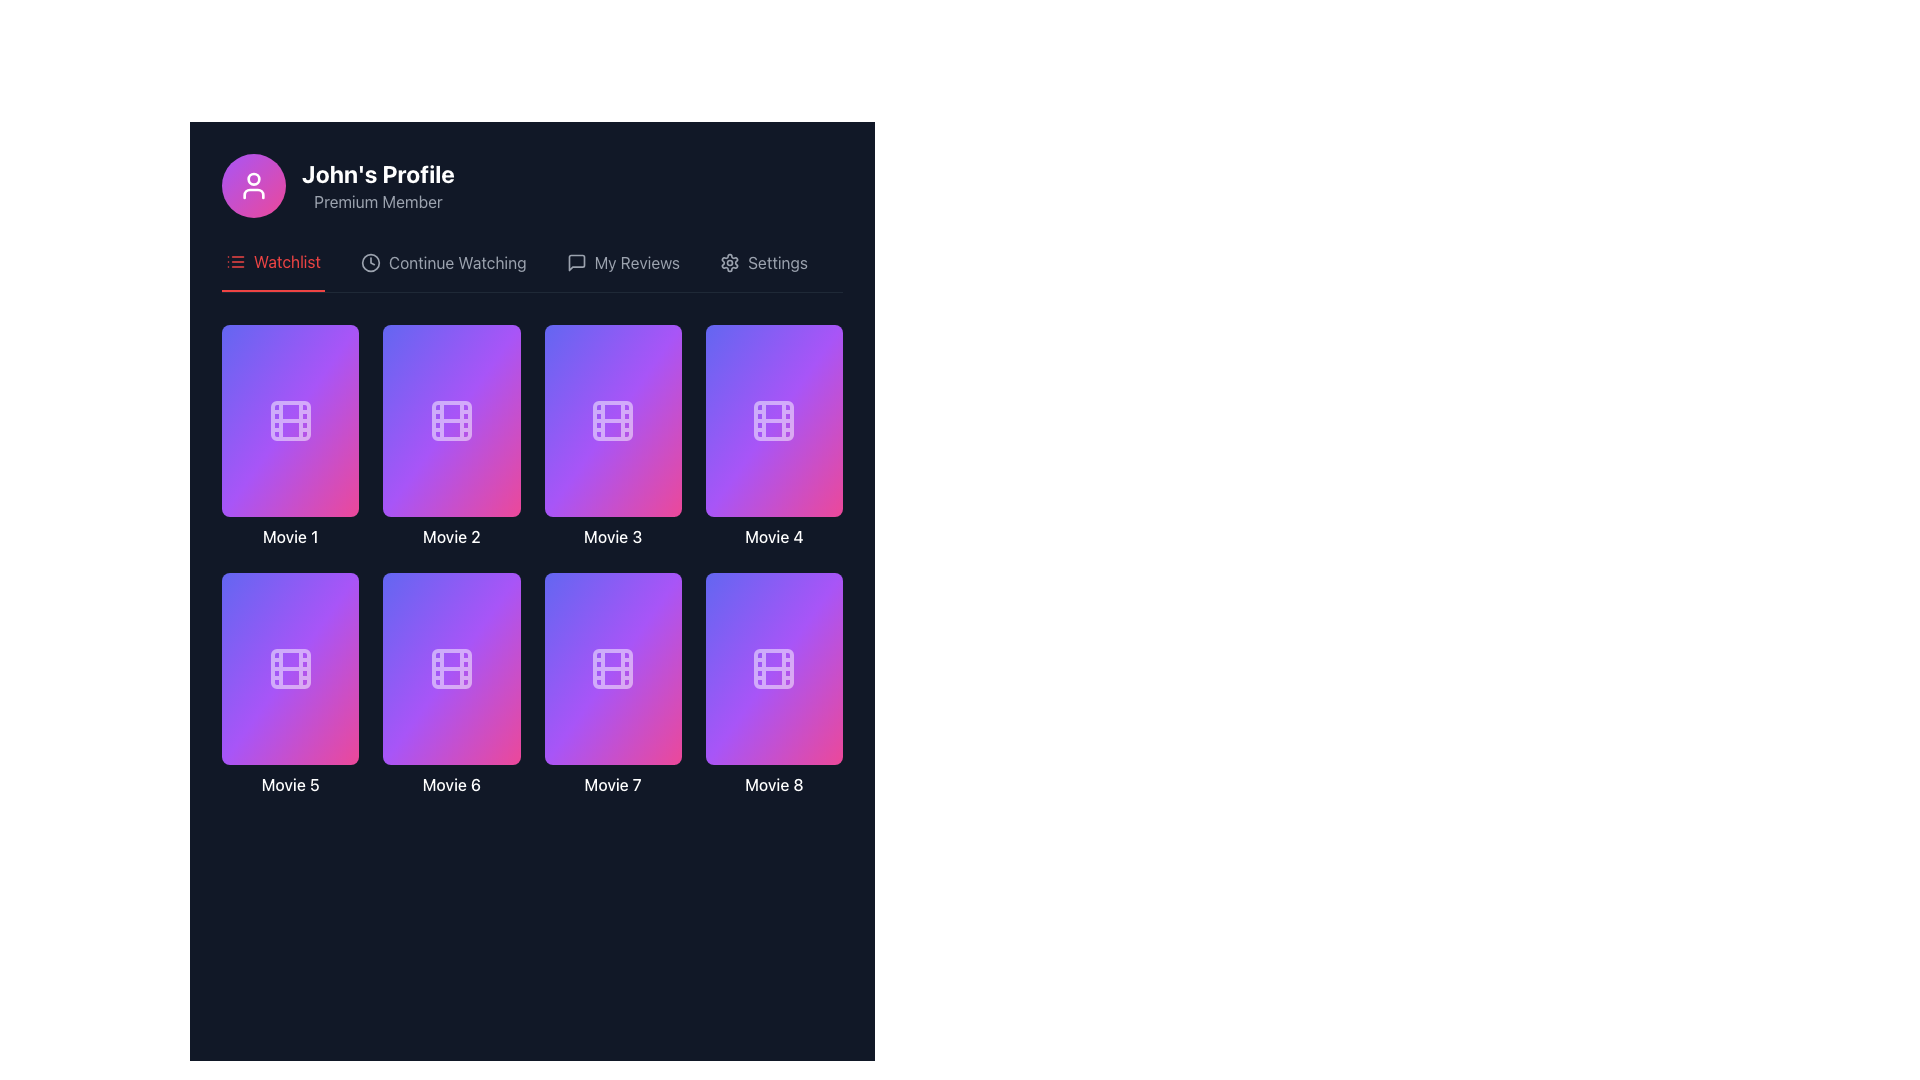 The height and width of the screenshot is (1080, 1920). What do you see at coordinates (289, 668) in the screenshot?
I see `the graphical design of the central film icon in the 'Movie 5' card, located in the fifth grid item of the second row in the media library interface` at bounding box center [289, 668].